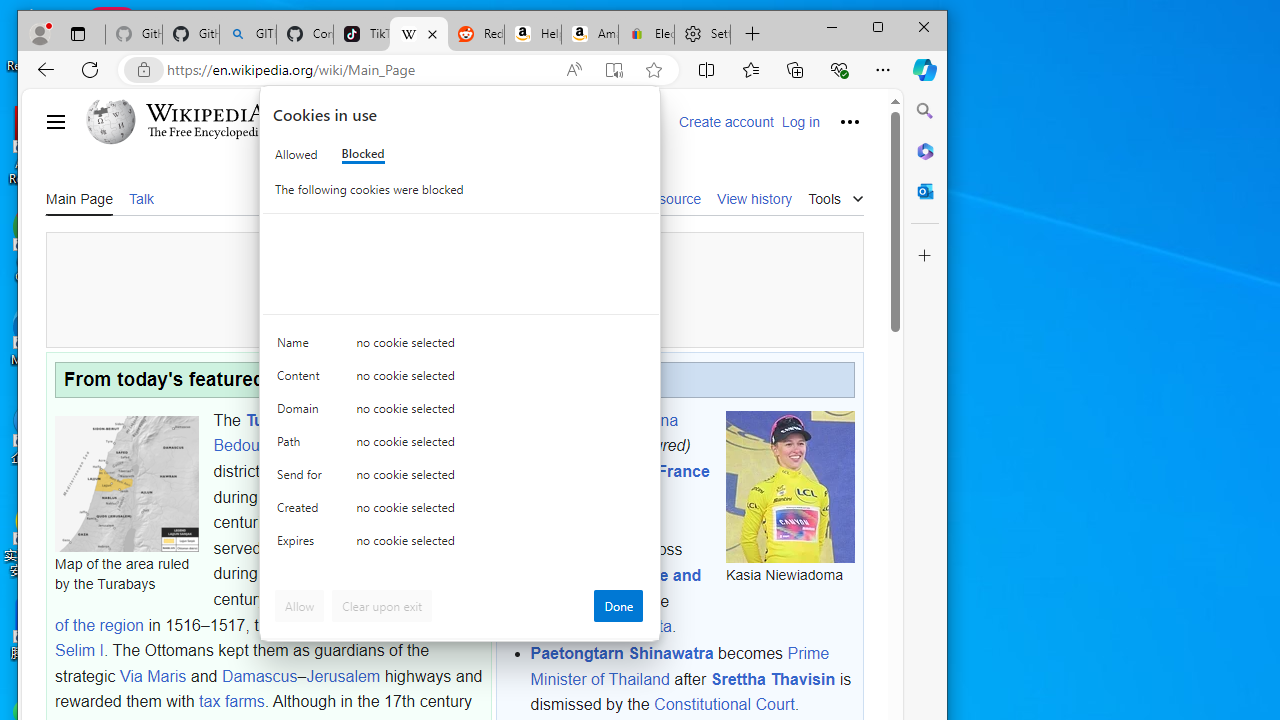  Describe the element at coordinates (459, 346) in the screenshot. I see `'Class: c0153 c0157 c0154'` at that location.